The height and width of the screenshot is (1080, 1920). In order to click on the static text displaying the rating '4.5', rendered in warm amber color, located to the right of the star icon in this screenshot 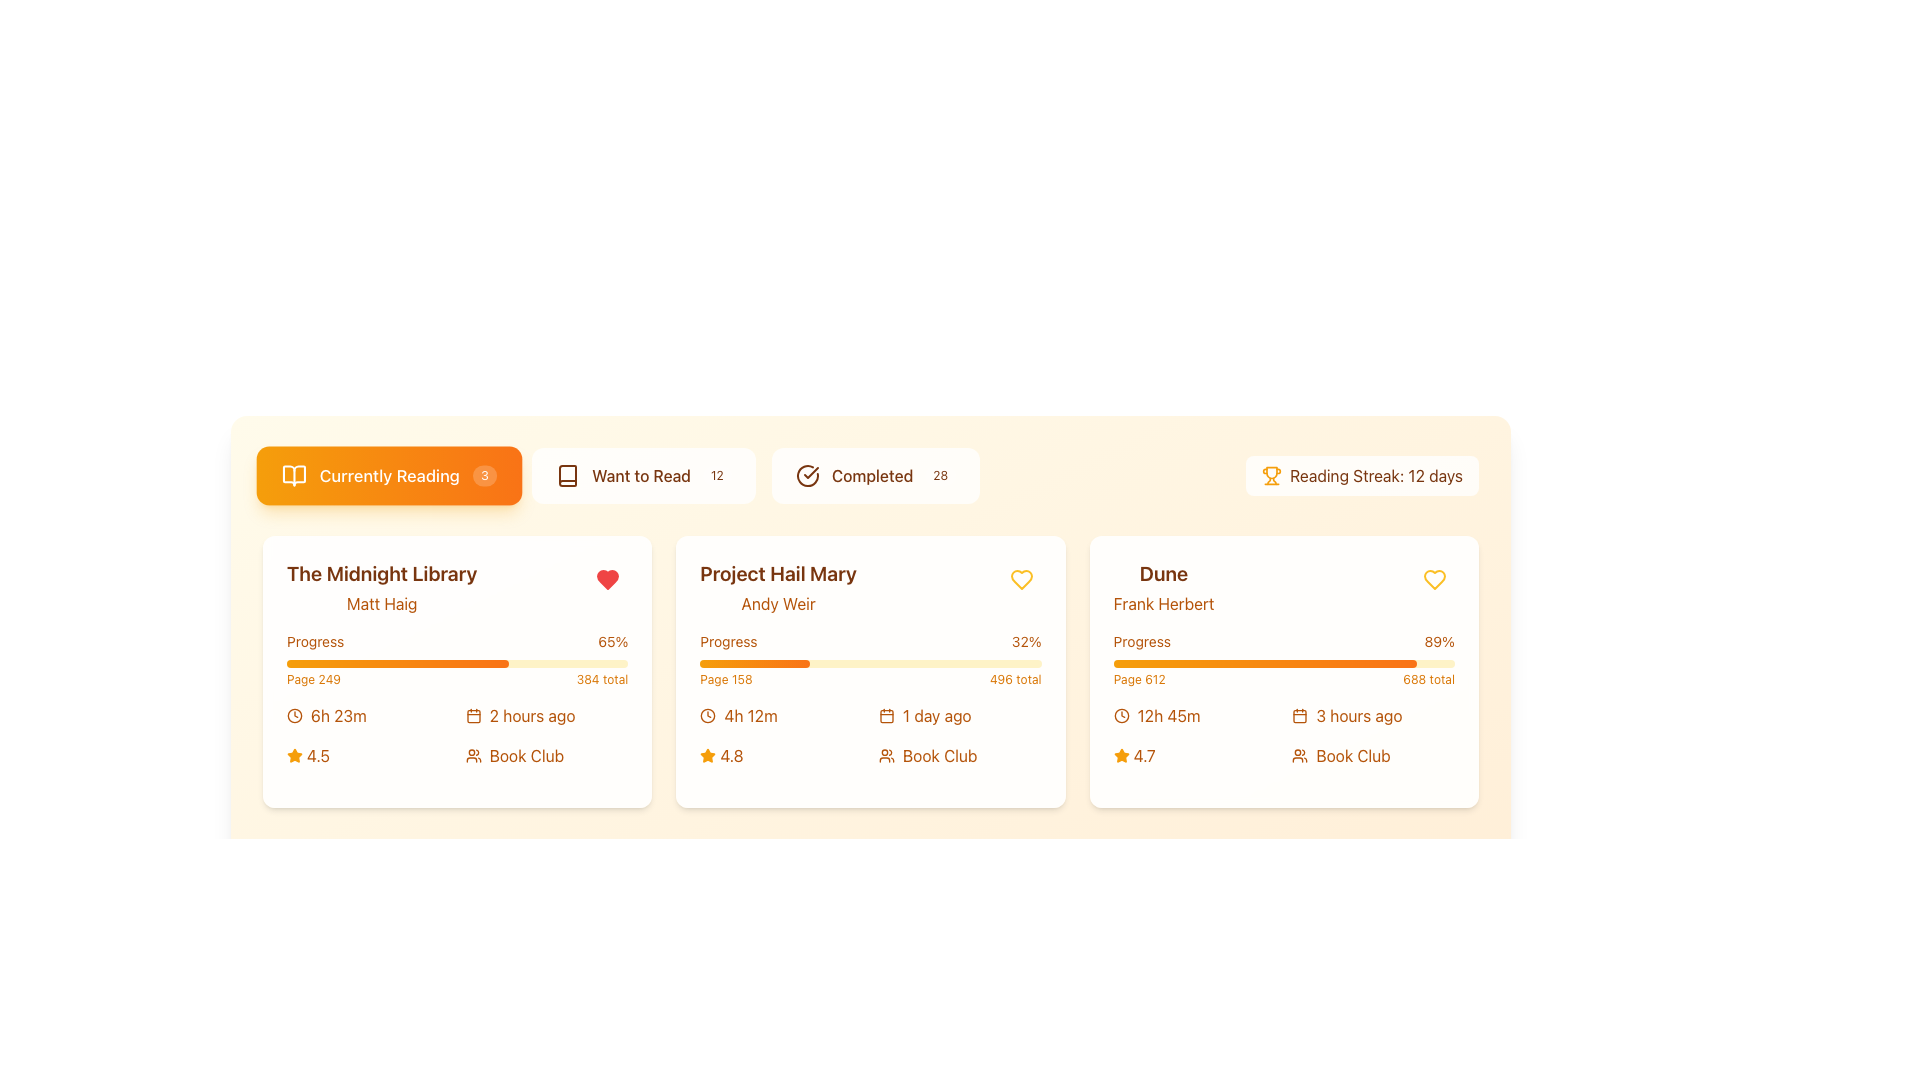, I will do `click(317, 756)`.